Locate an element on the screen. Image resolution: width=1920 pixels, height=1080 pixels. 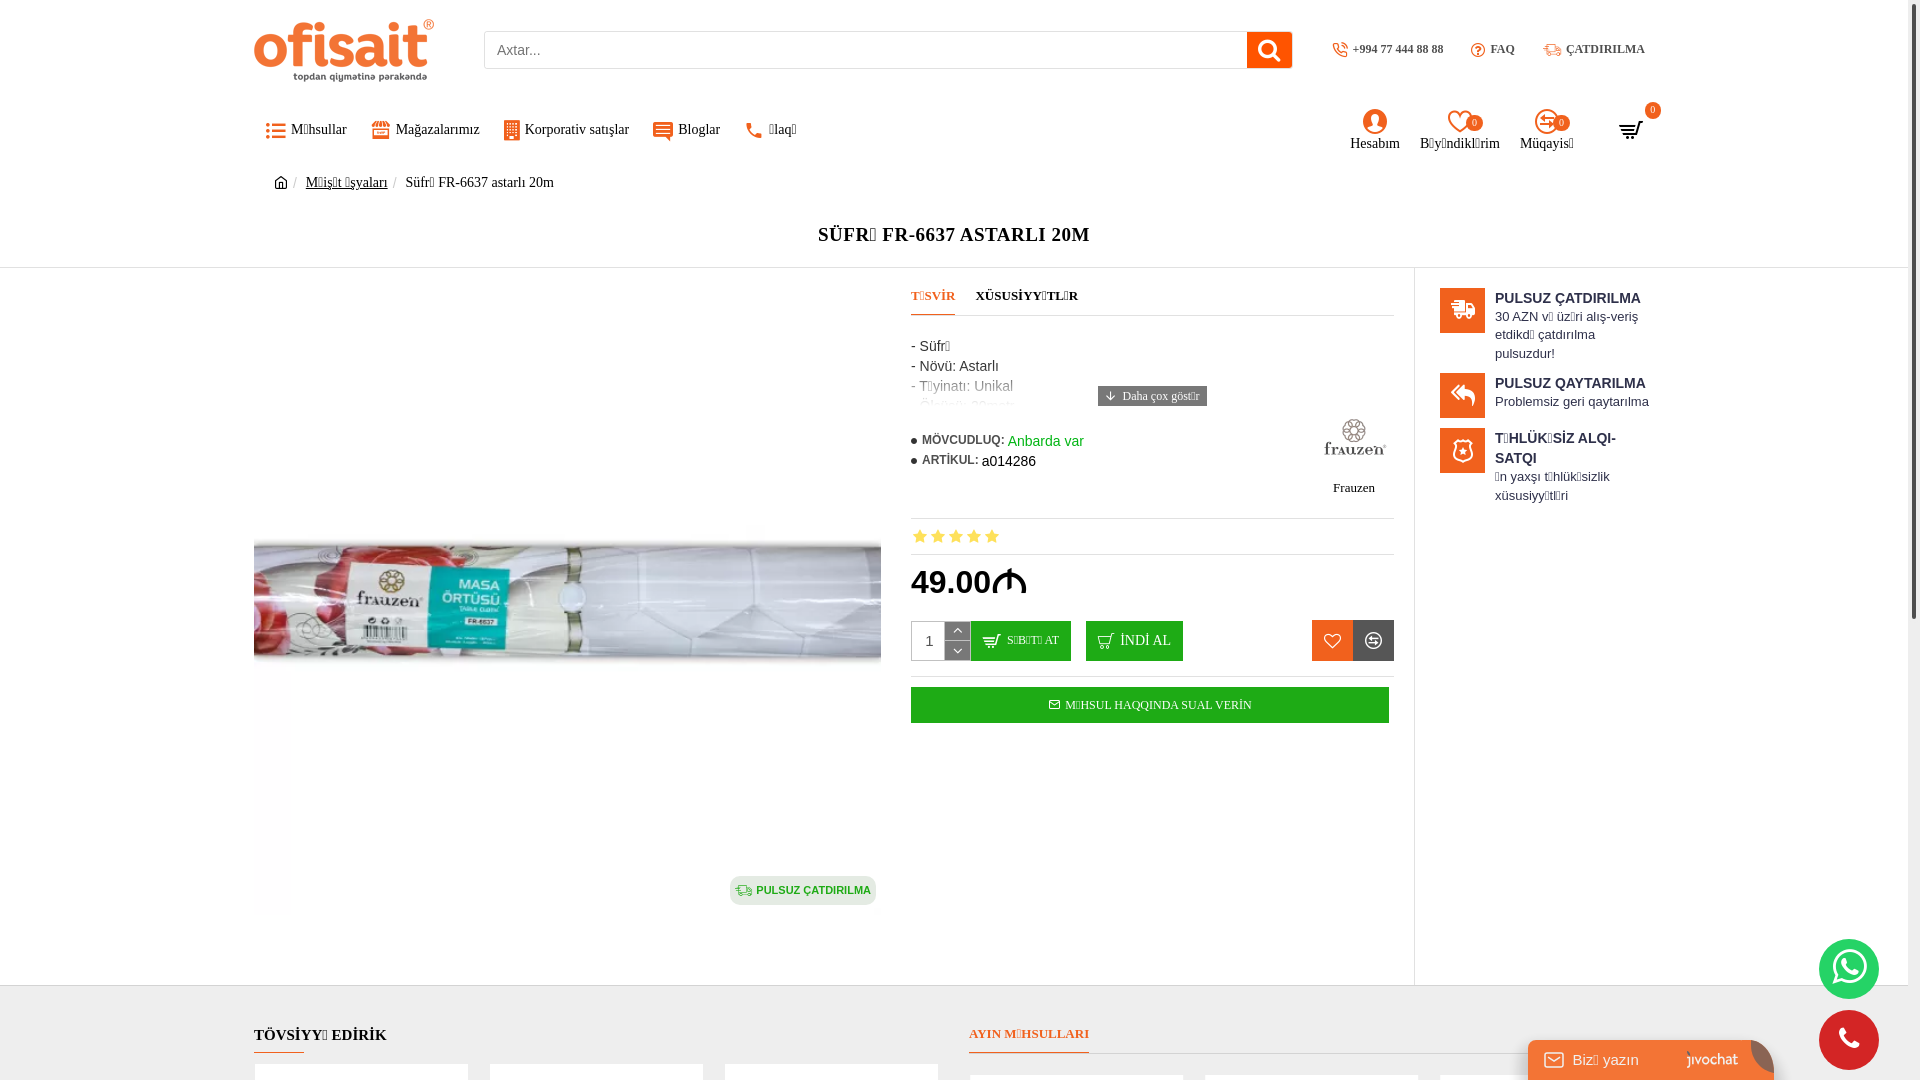
'Ofisait' is located at coordinates (344, 48).